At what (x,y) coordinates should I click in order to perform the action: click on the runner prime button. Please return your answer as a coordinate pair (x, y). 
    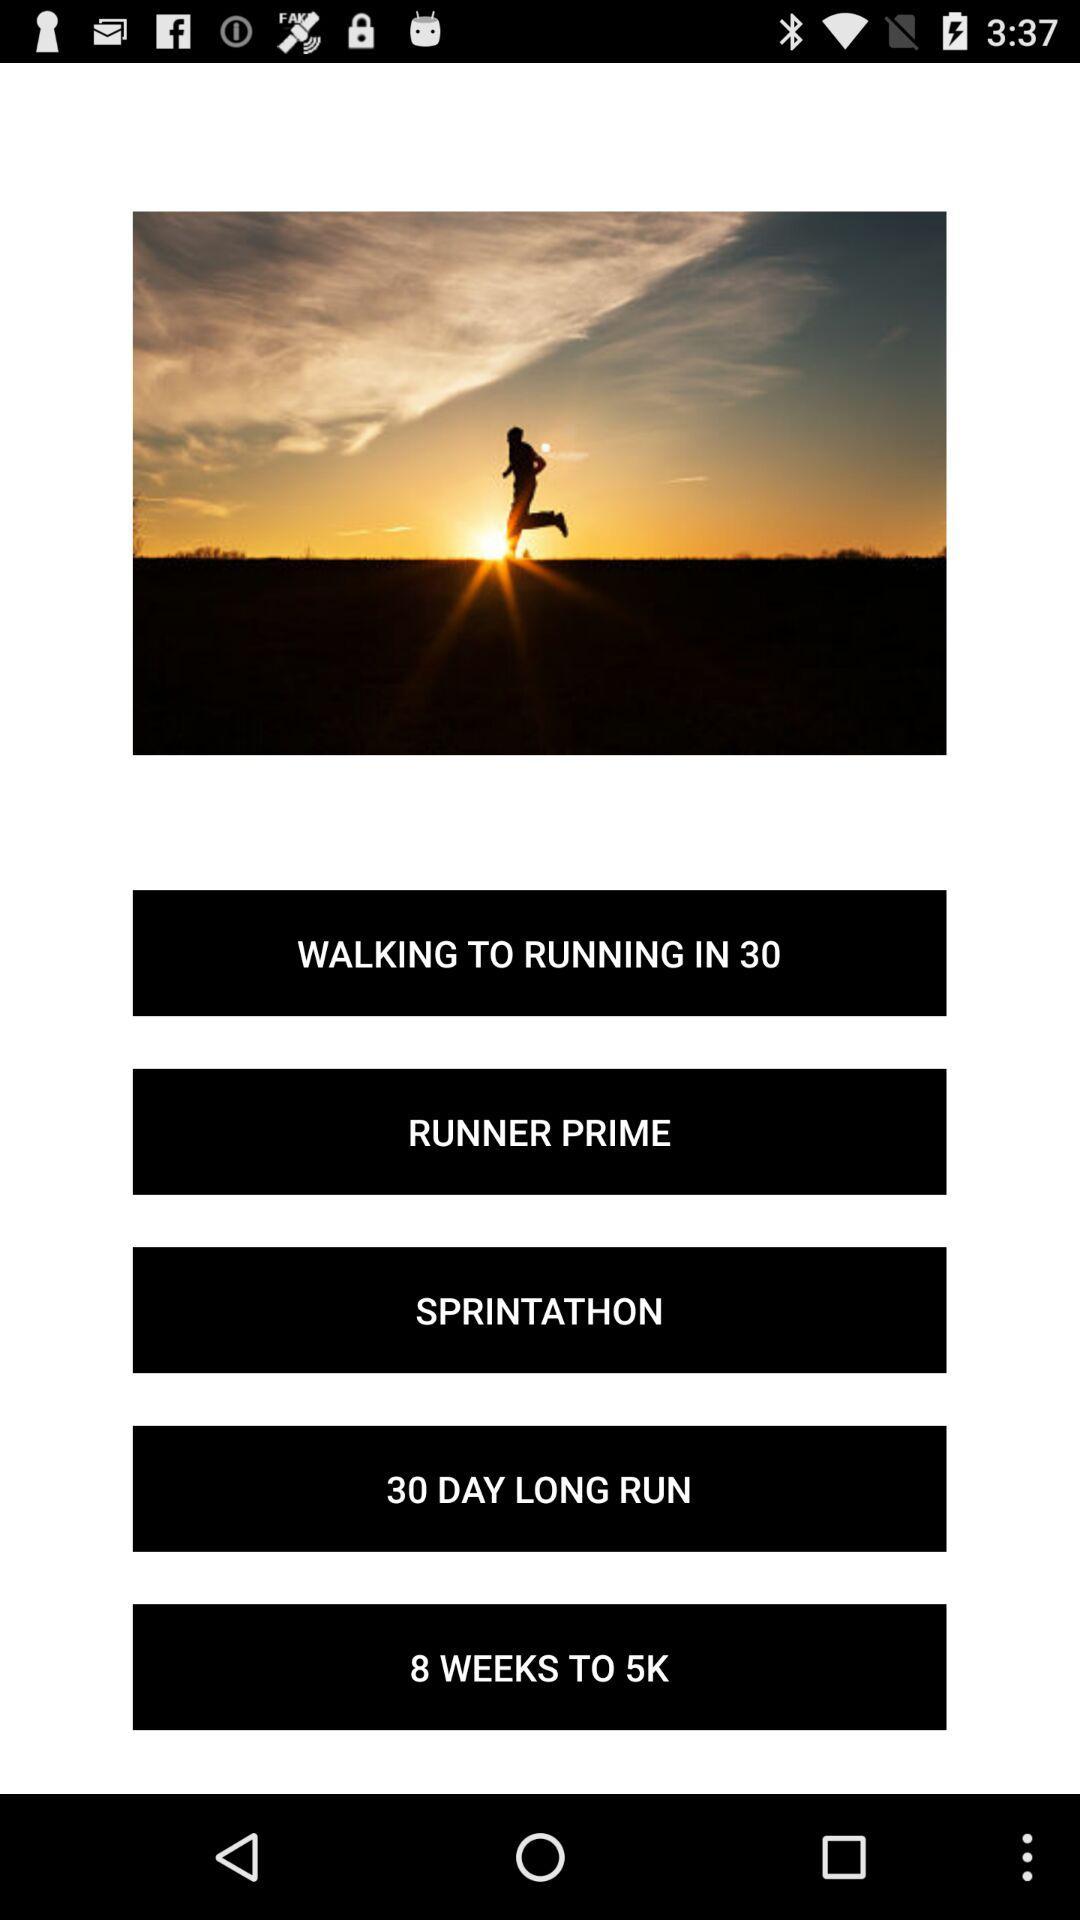
    Looking at the image, I should click on (538, 1131).